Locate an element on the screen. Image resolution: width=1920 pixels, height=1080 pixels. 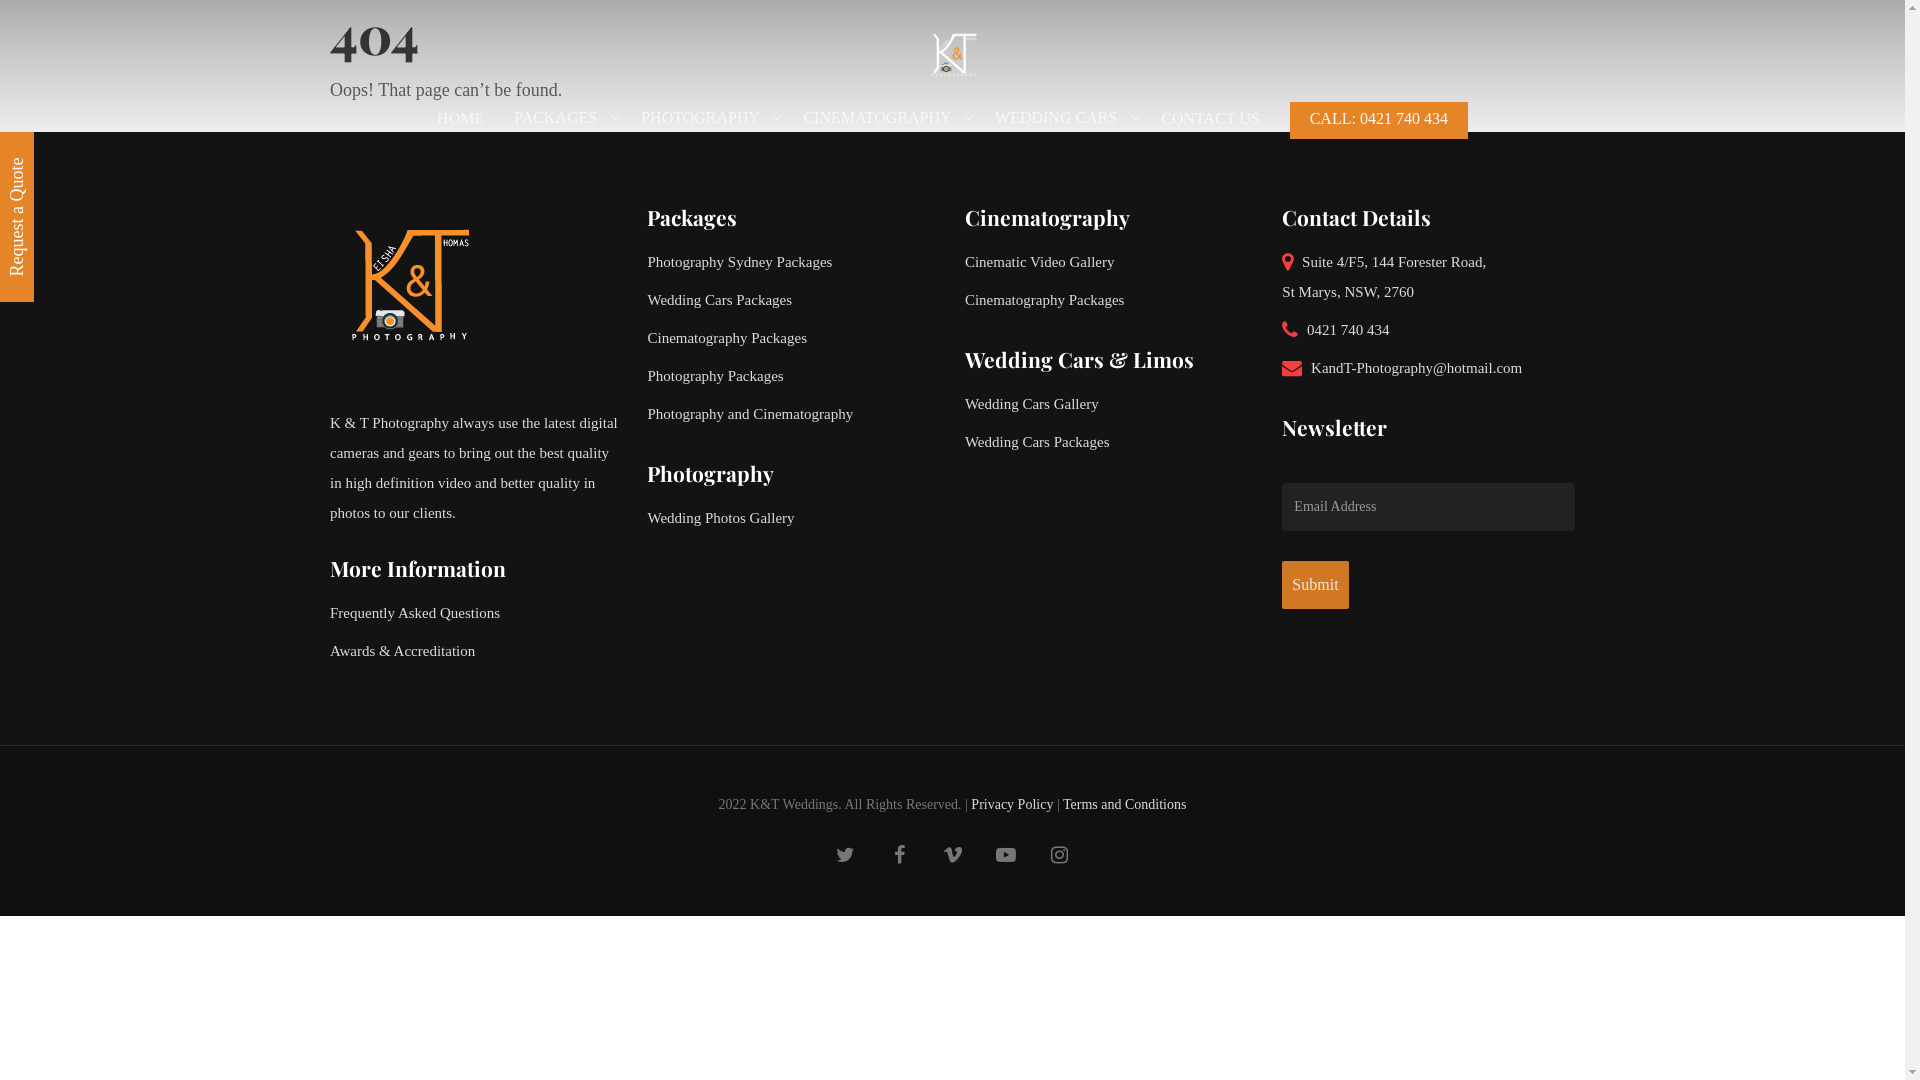
'Frequently Asked Questions' is located at coordinates (475, 612).